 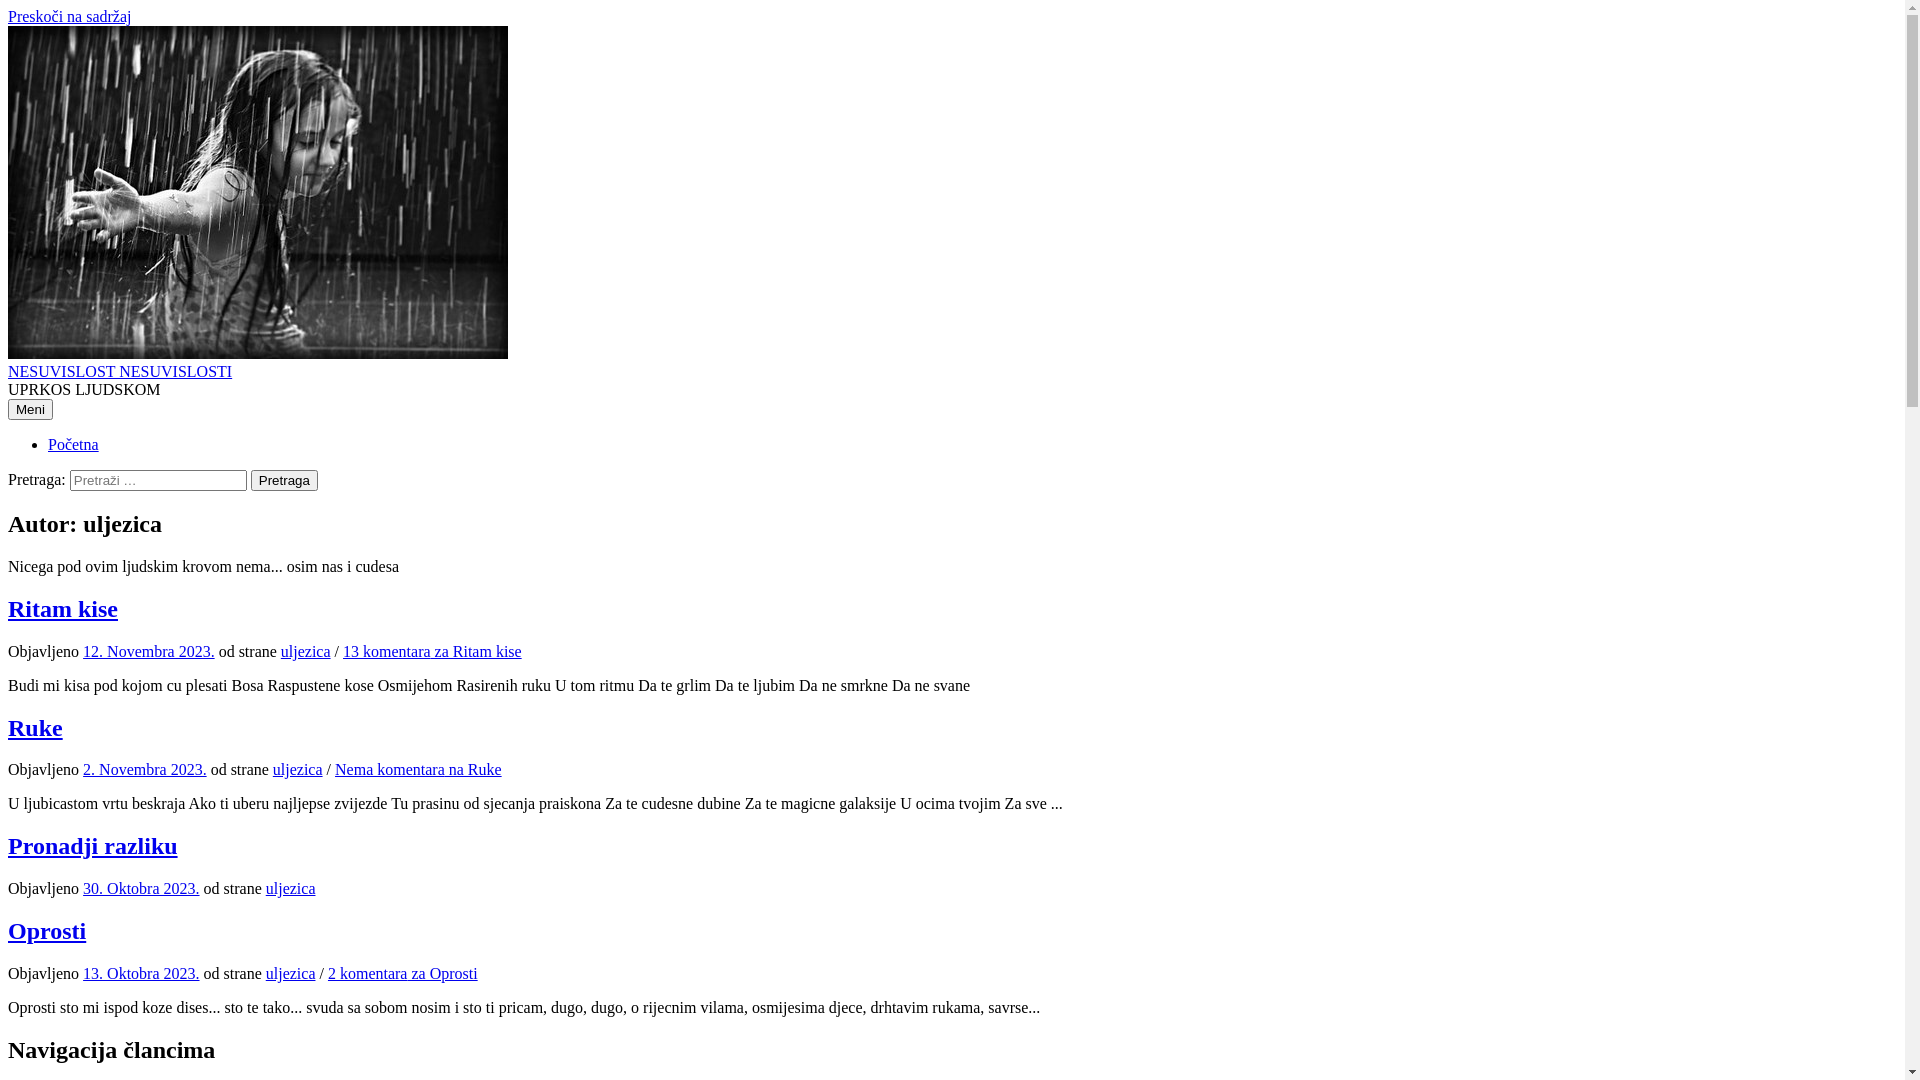 I want to click on 'NESUVISLOST NESUVISLOSTI', so click(x=119, y=371).